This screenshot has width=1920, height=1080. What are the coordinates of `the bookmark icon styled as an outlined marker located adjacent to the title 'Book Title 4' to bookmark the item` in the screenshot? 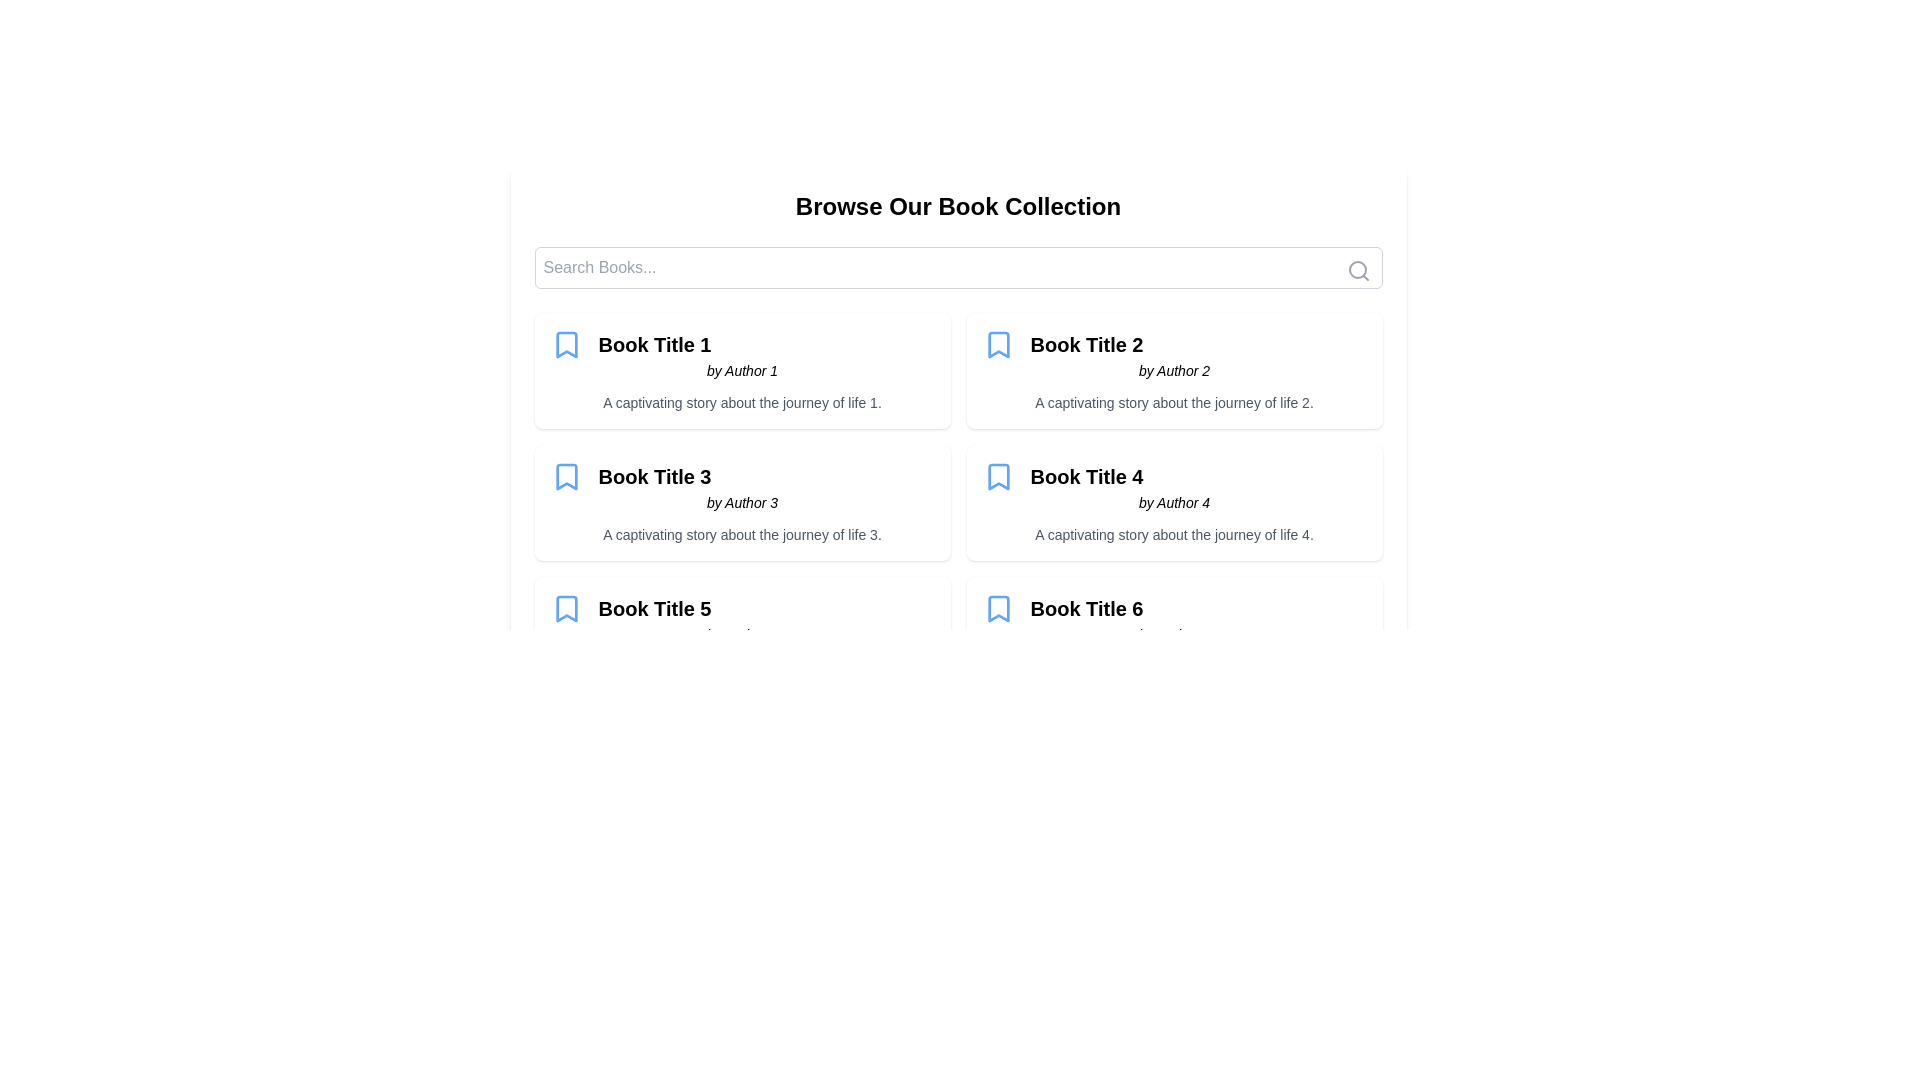 It's located at (998, 477).